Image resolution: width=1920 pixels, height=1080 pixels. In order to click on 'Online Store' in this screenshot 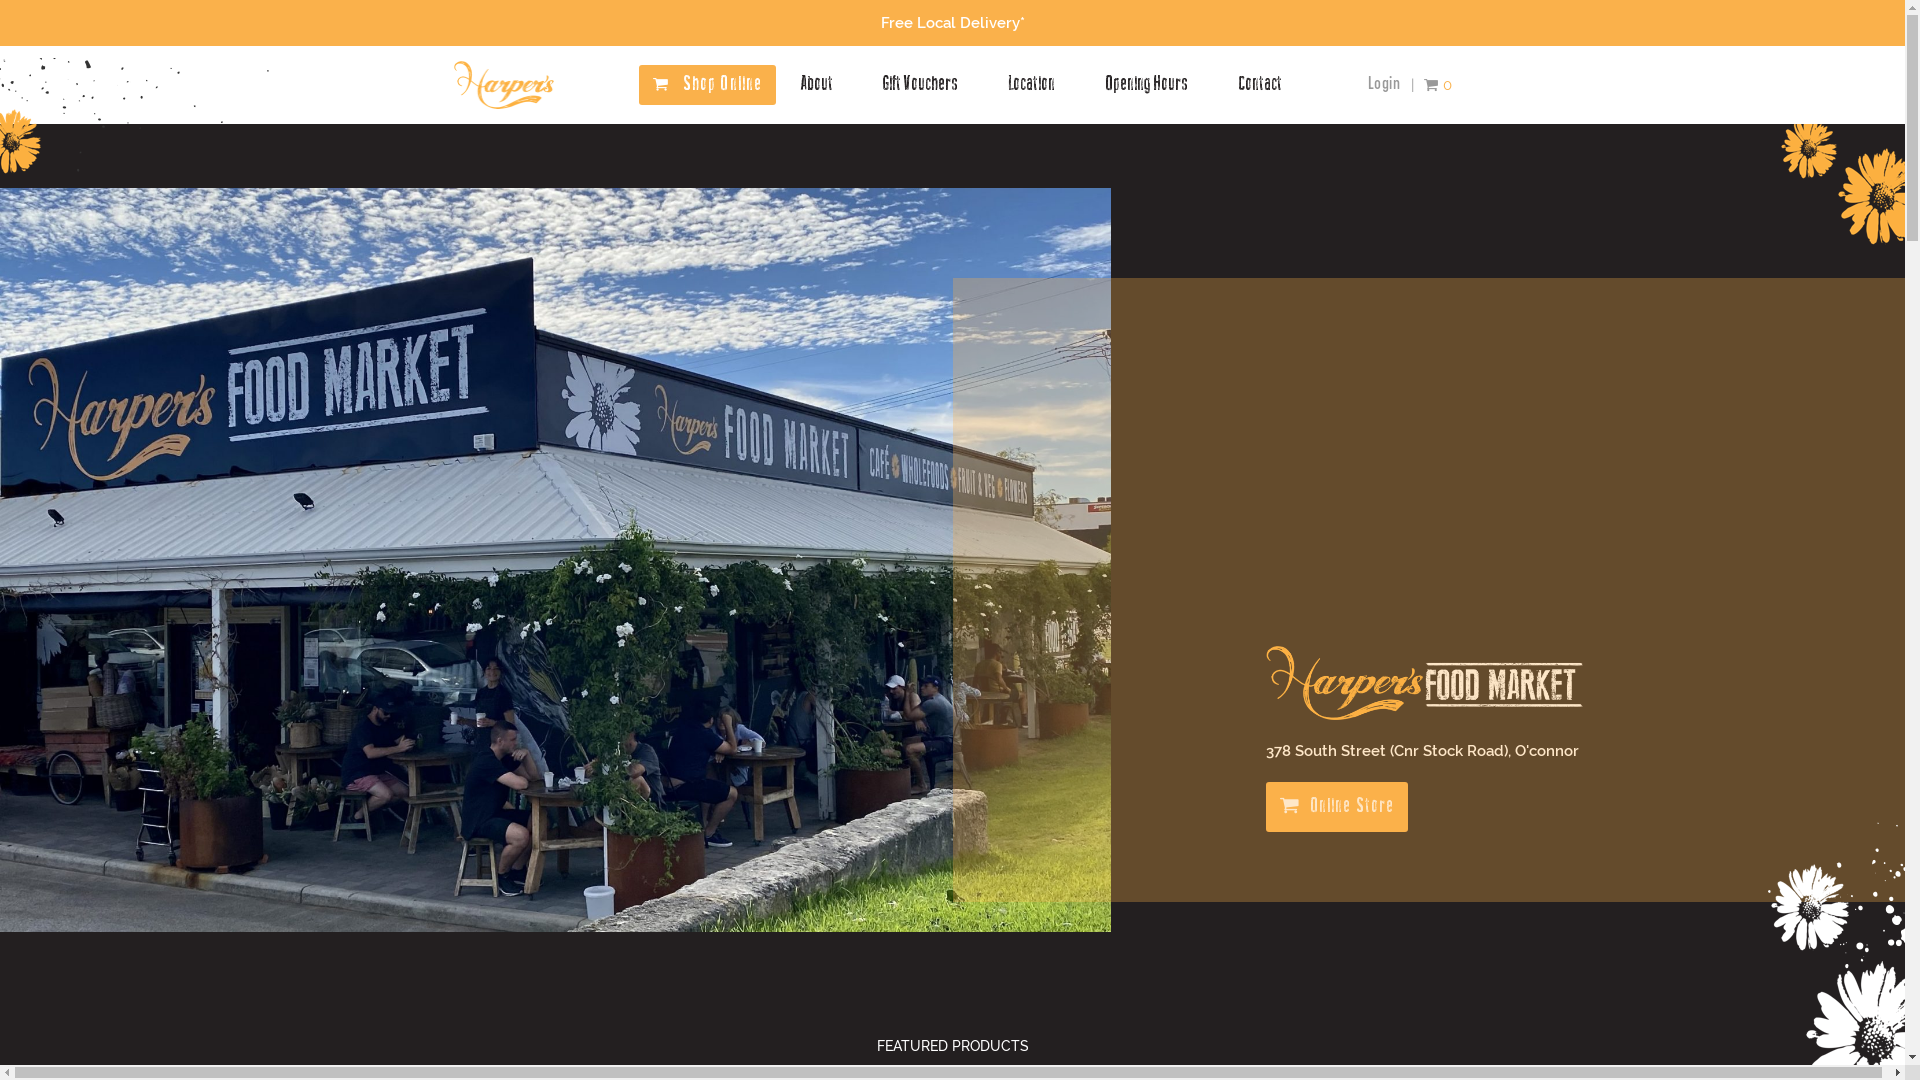, I will do `click(1337, 805)`.